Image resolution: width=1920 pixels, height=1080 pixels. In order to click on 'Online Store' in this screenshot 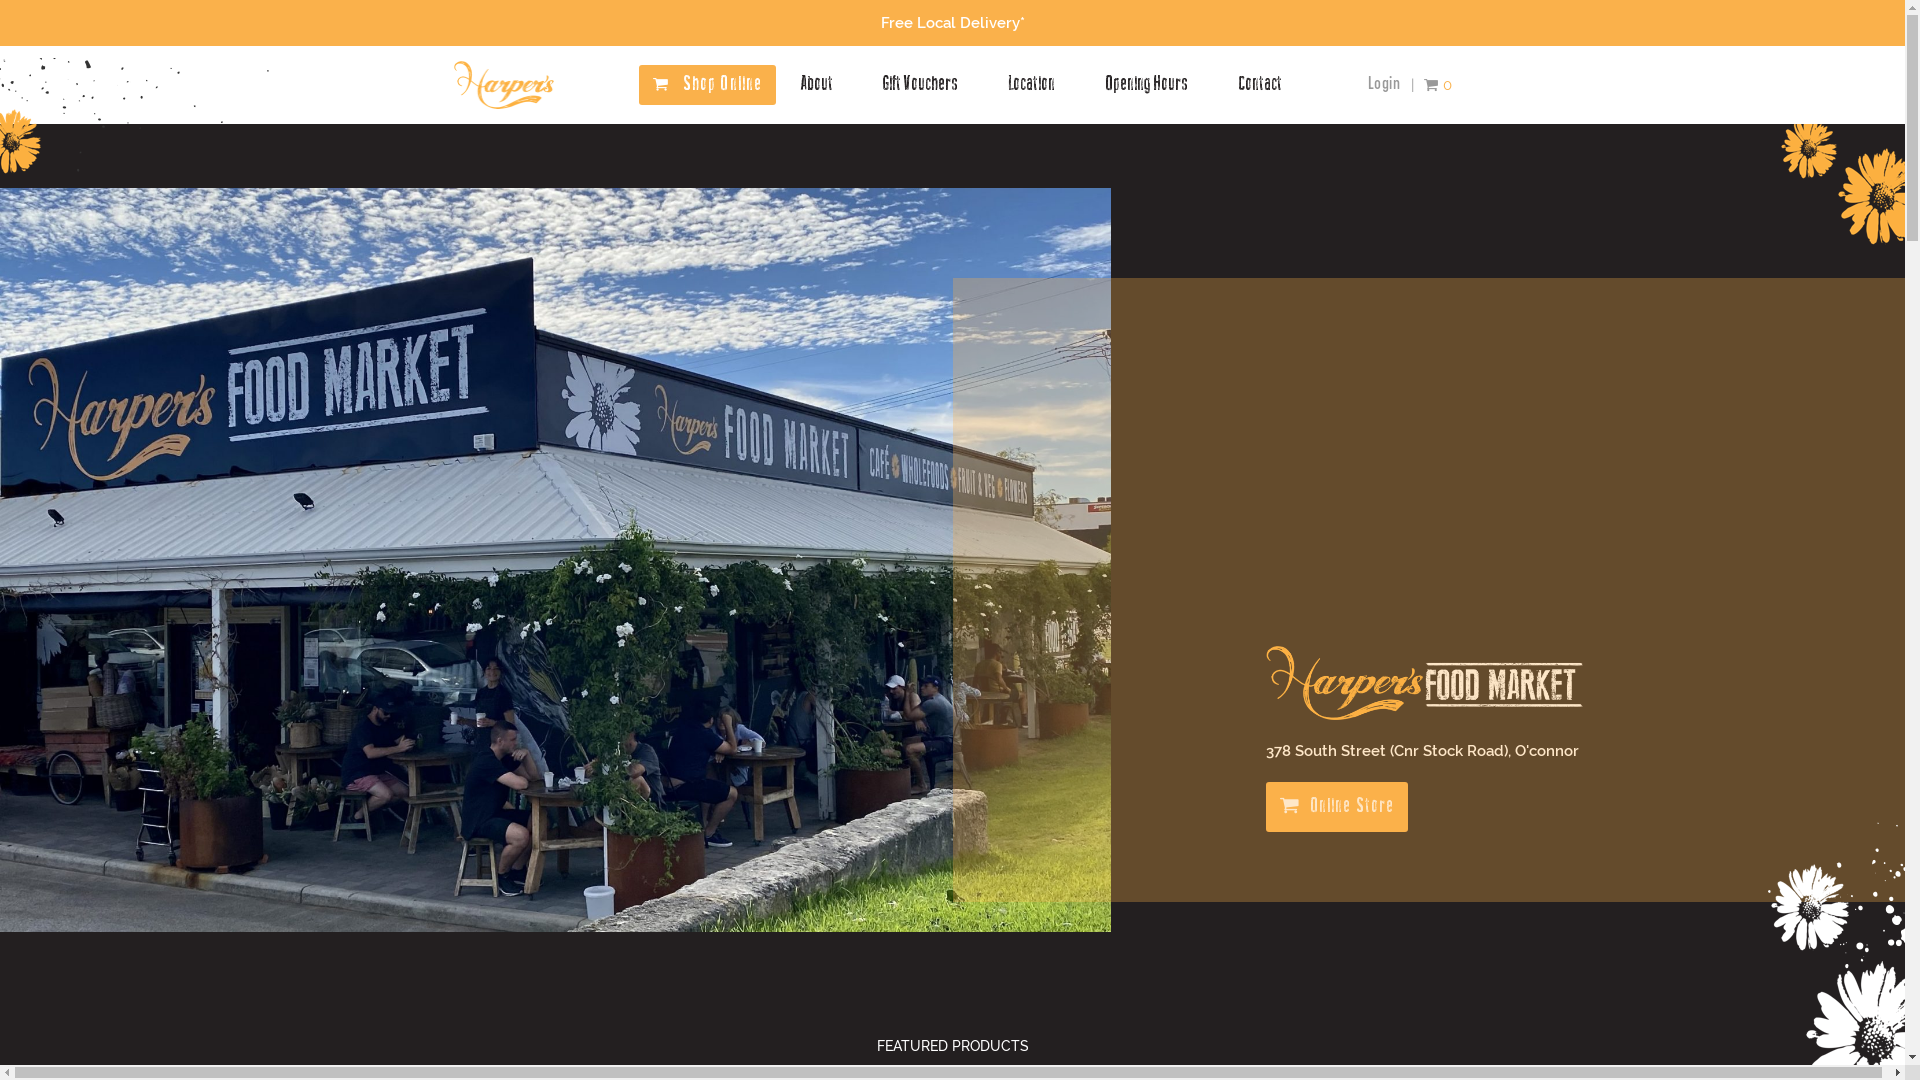, I will do `click(1337, 805)`.